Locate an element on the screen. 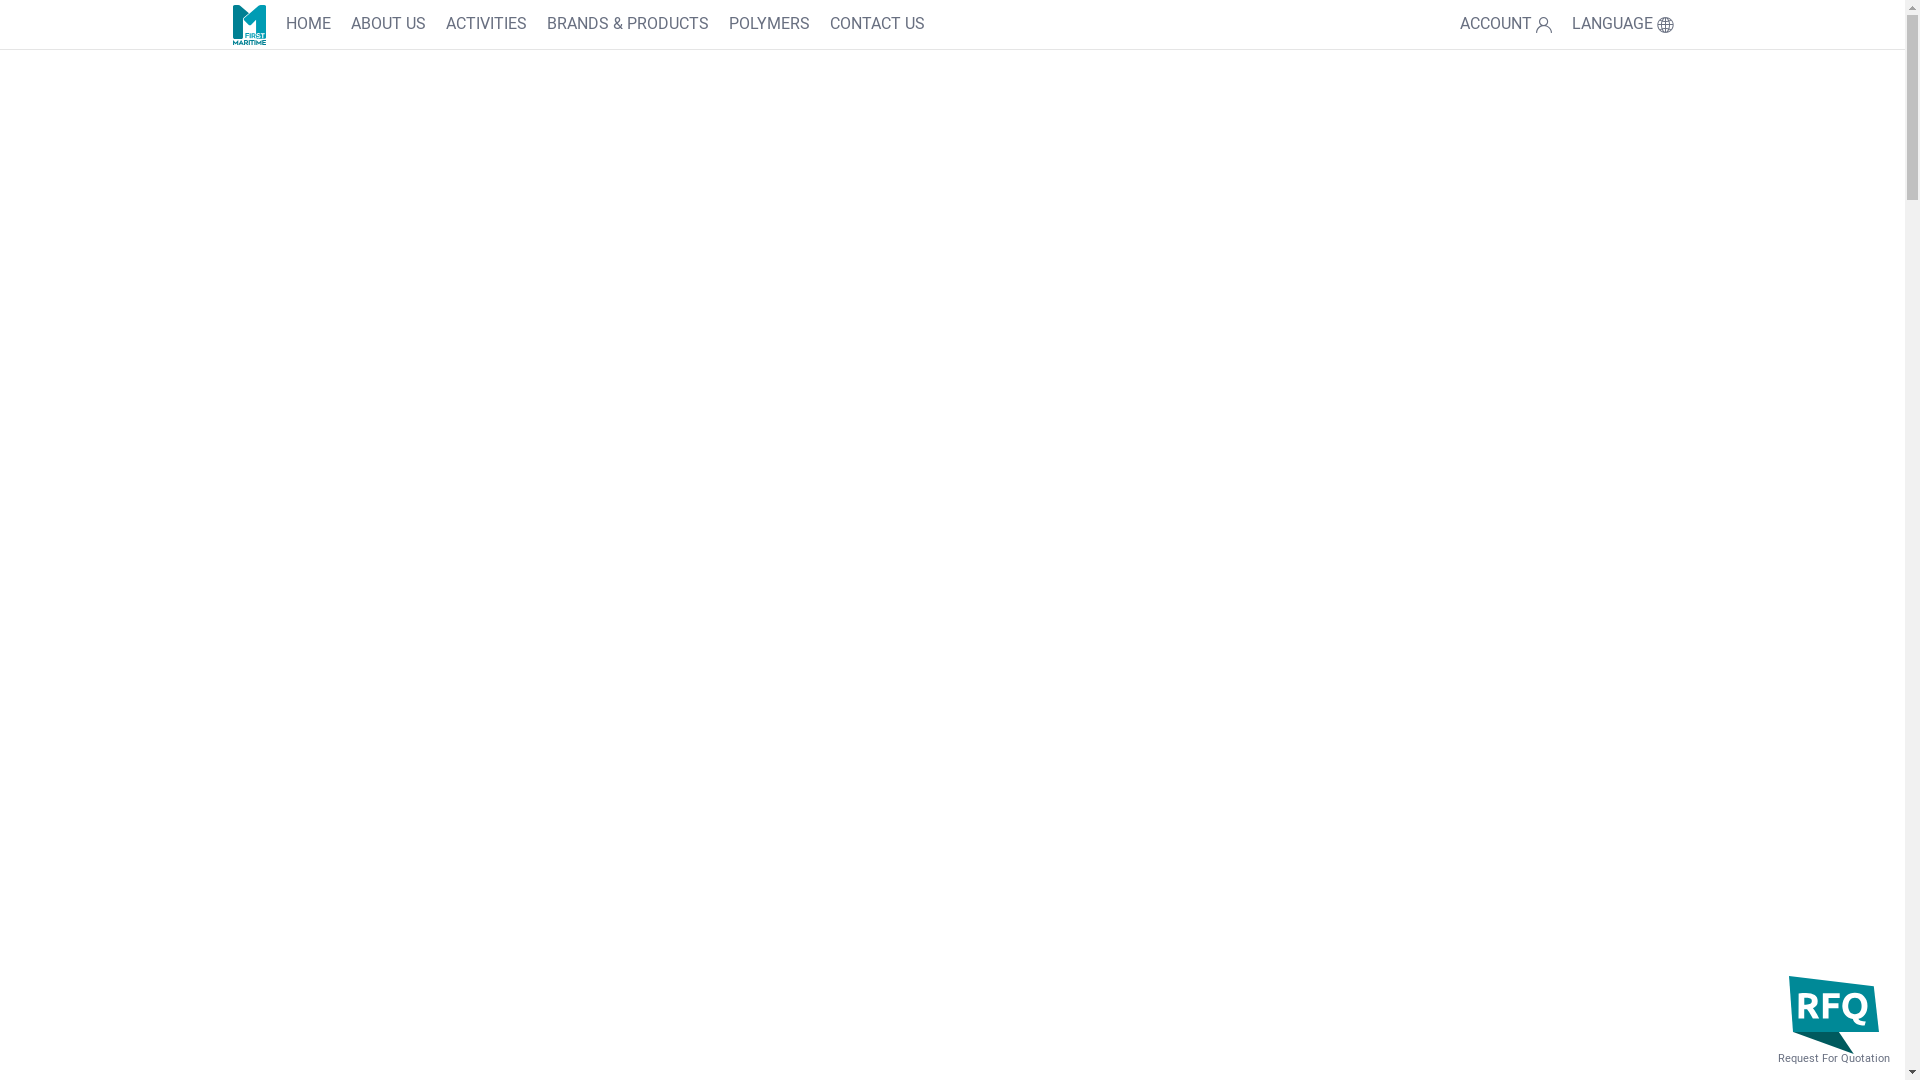 The height and width of the screenshot is (1080, 1920). 'LANGUAGE' is located at coordinates (1622, 24).